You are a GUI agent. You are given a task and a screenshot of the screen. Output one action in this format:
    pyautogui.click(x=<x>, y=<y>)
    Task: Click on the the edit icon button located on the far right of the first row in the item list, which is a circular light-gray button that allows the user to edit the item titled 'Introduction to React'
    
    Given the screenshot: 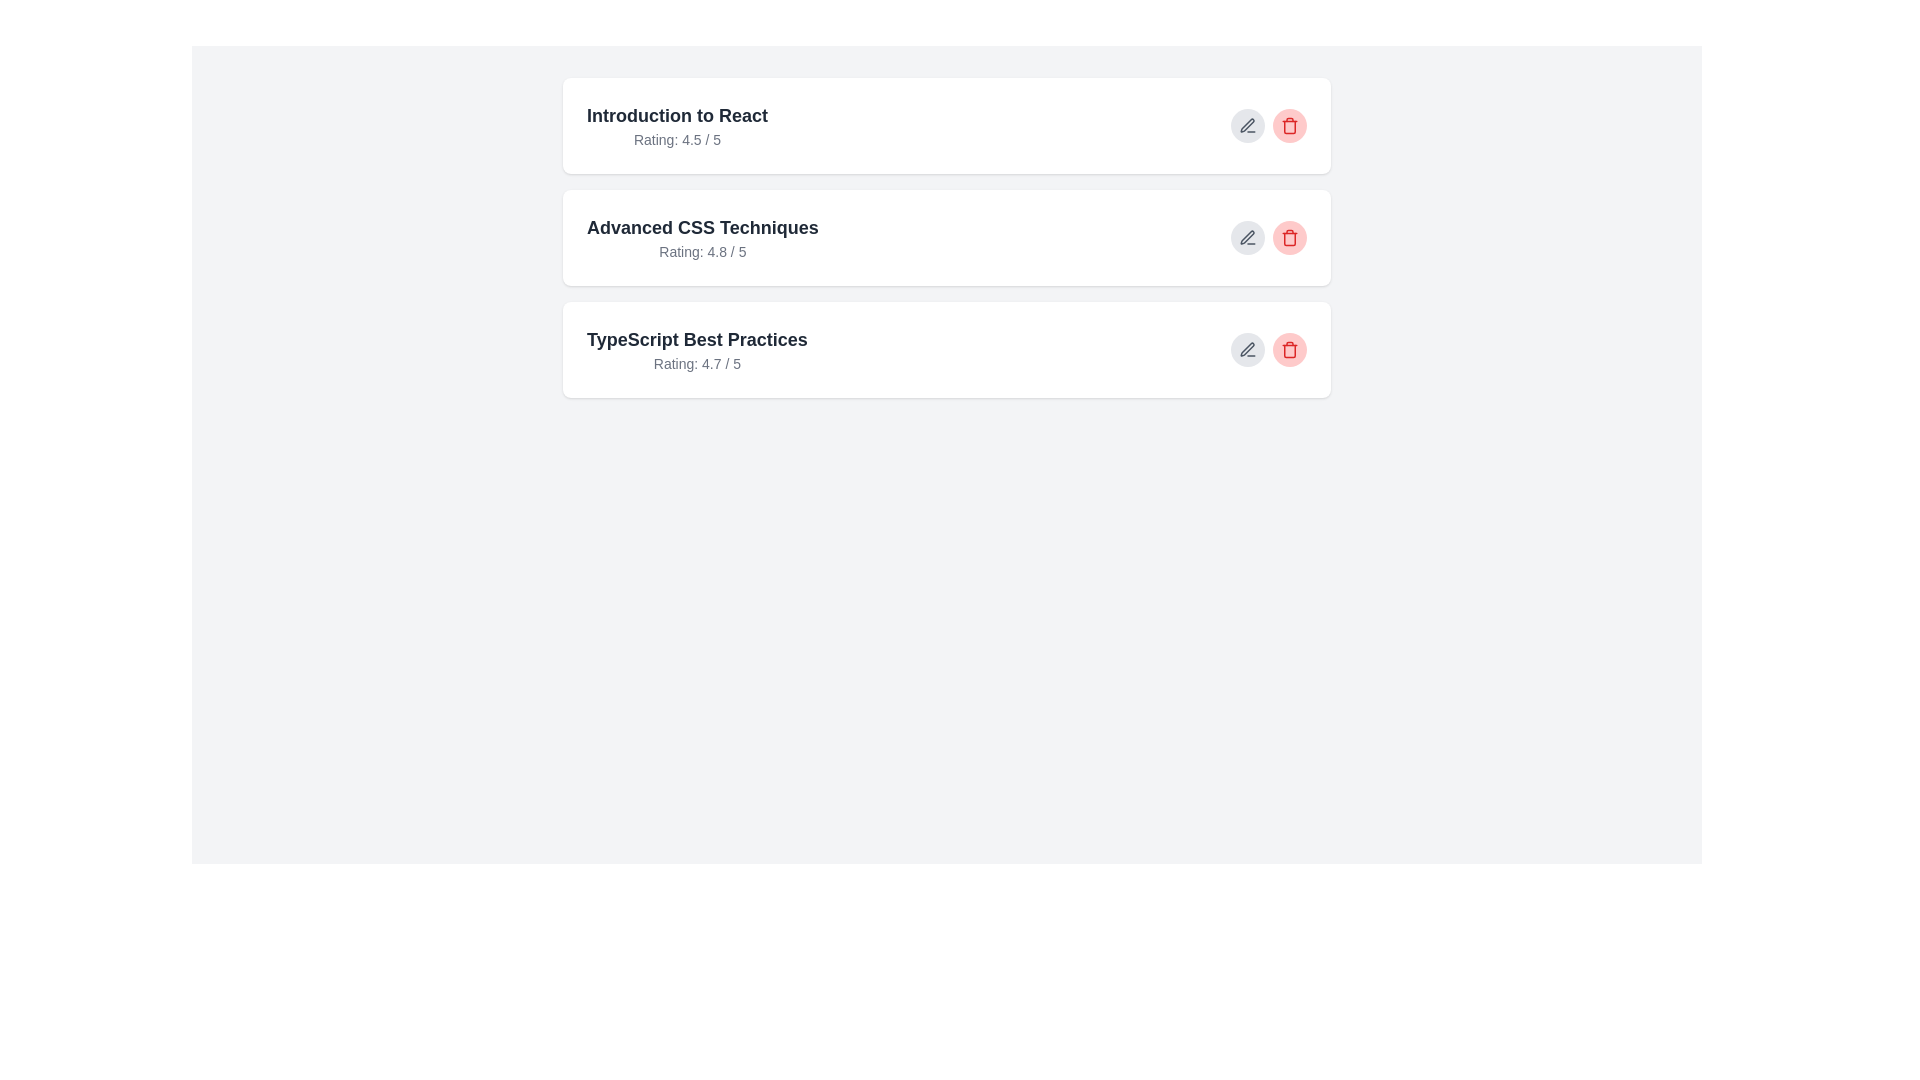 What is the action you would take?
    pyautogui.click(x=1247, y=126)
    